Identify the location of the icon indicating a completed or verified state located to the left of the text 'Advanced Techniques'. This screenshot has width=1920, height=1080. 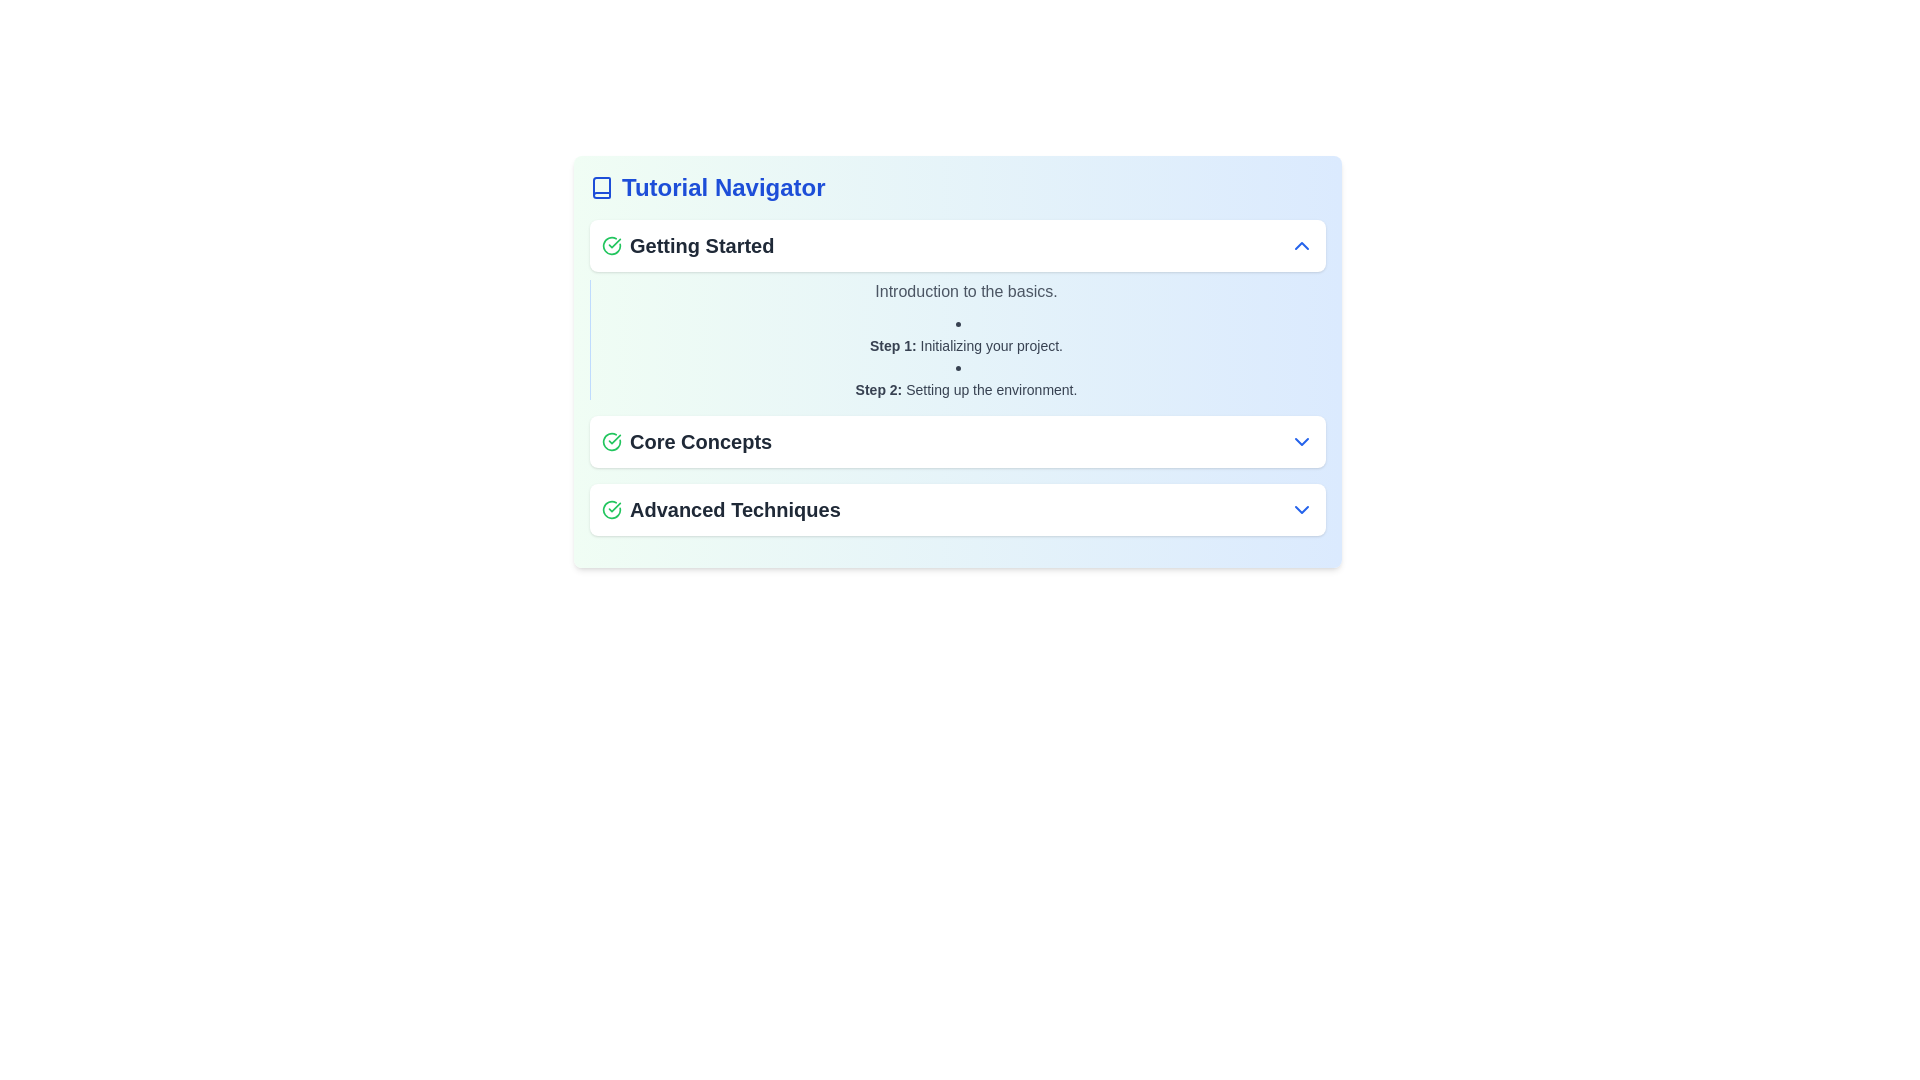
(610, 508).